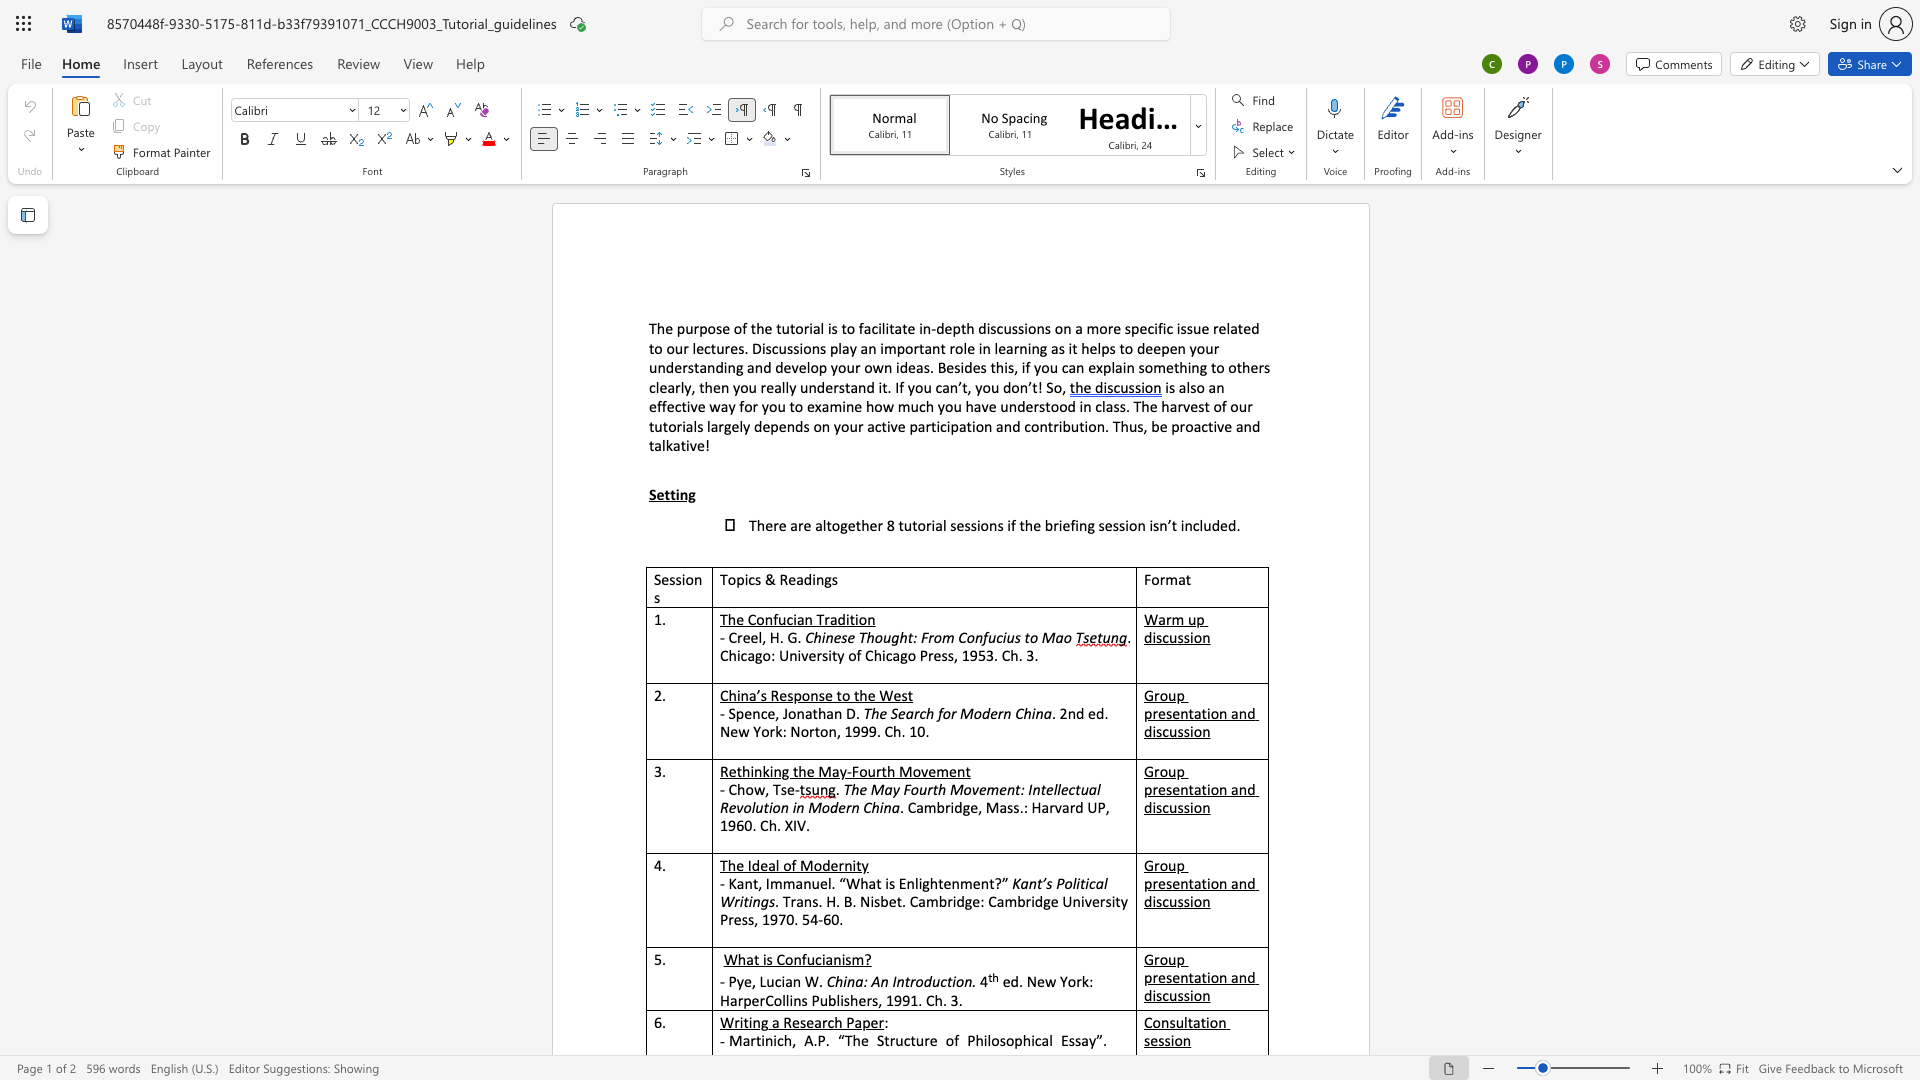 This screenshot has height=1080, width=1920. I want to click on the space between the continuous character "c" and "t" in the text, so click(880, 425).